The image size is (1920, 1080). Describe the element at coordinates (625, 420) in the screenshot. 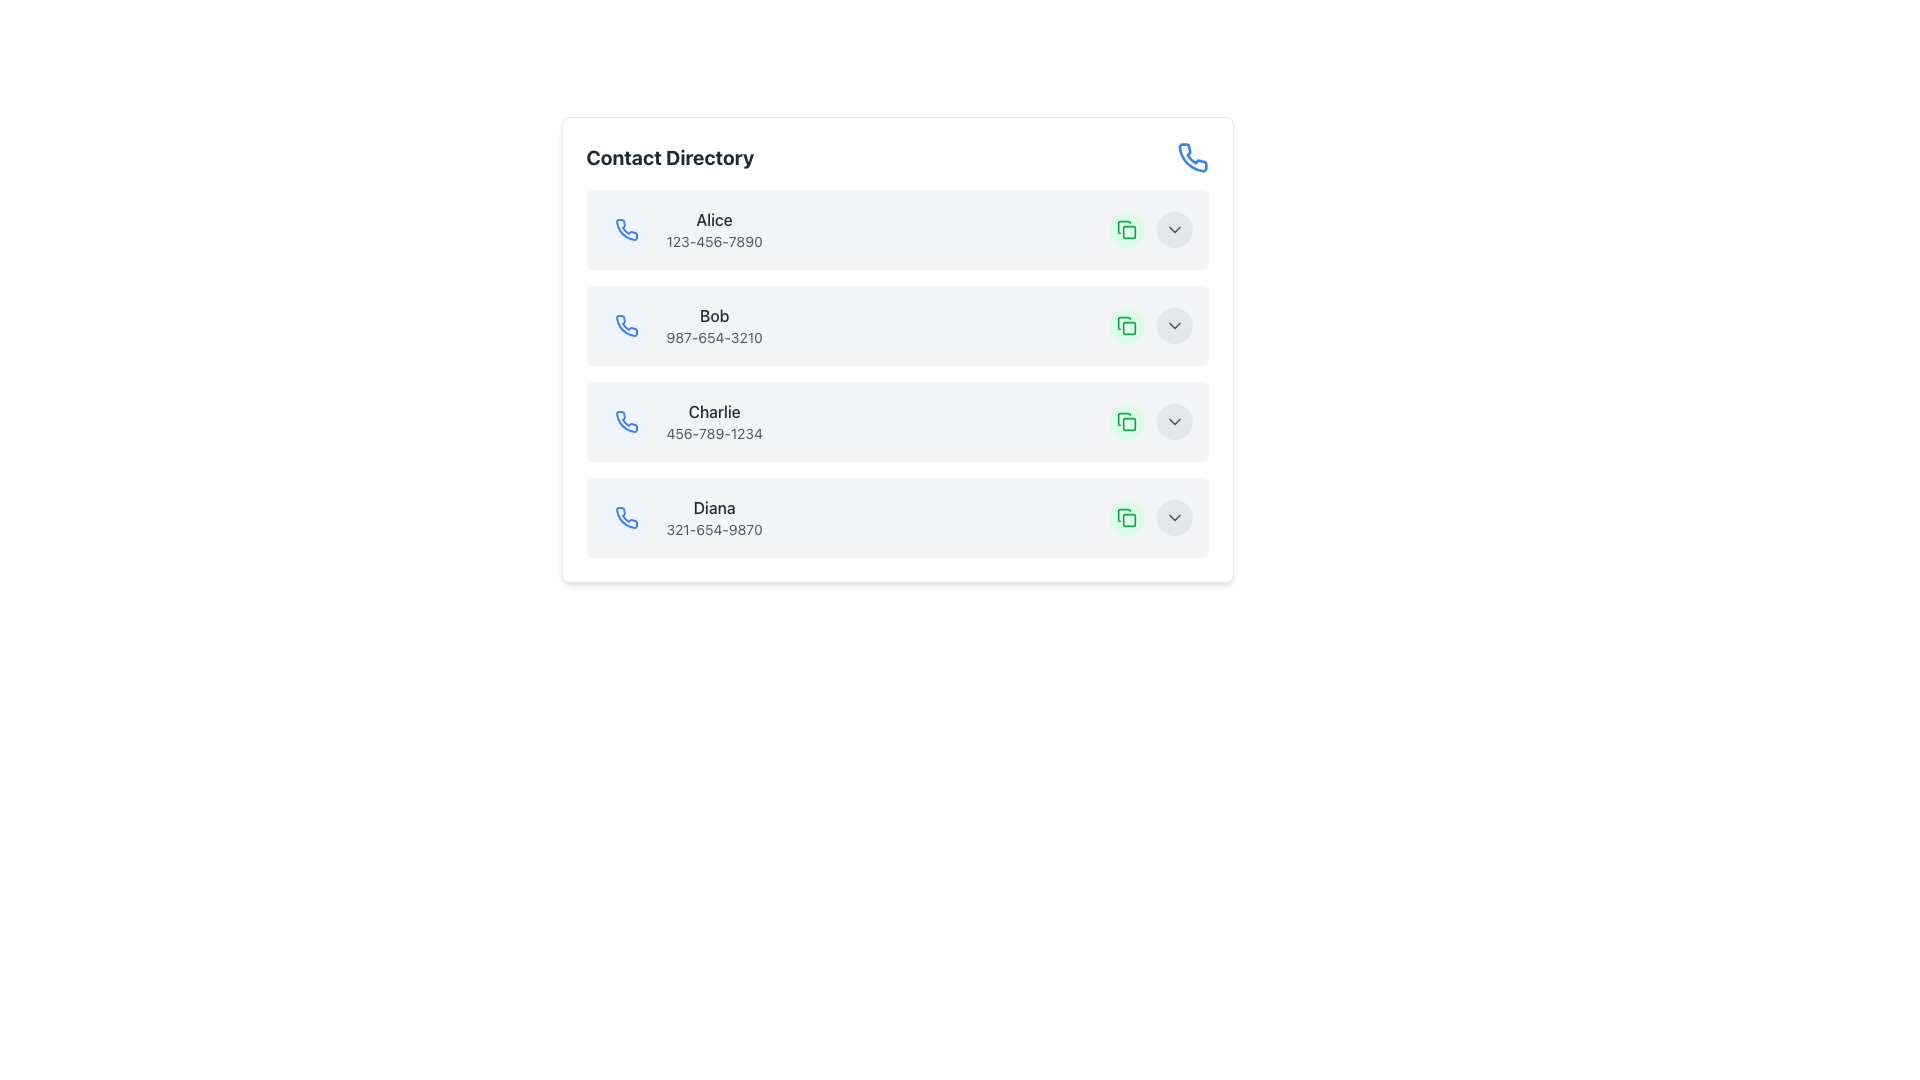

I see `the circular light blue button with a phone icon to initiate a call for the contact 'Charlie' (456-789-1234)` at that location.